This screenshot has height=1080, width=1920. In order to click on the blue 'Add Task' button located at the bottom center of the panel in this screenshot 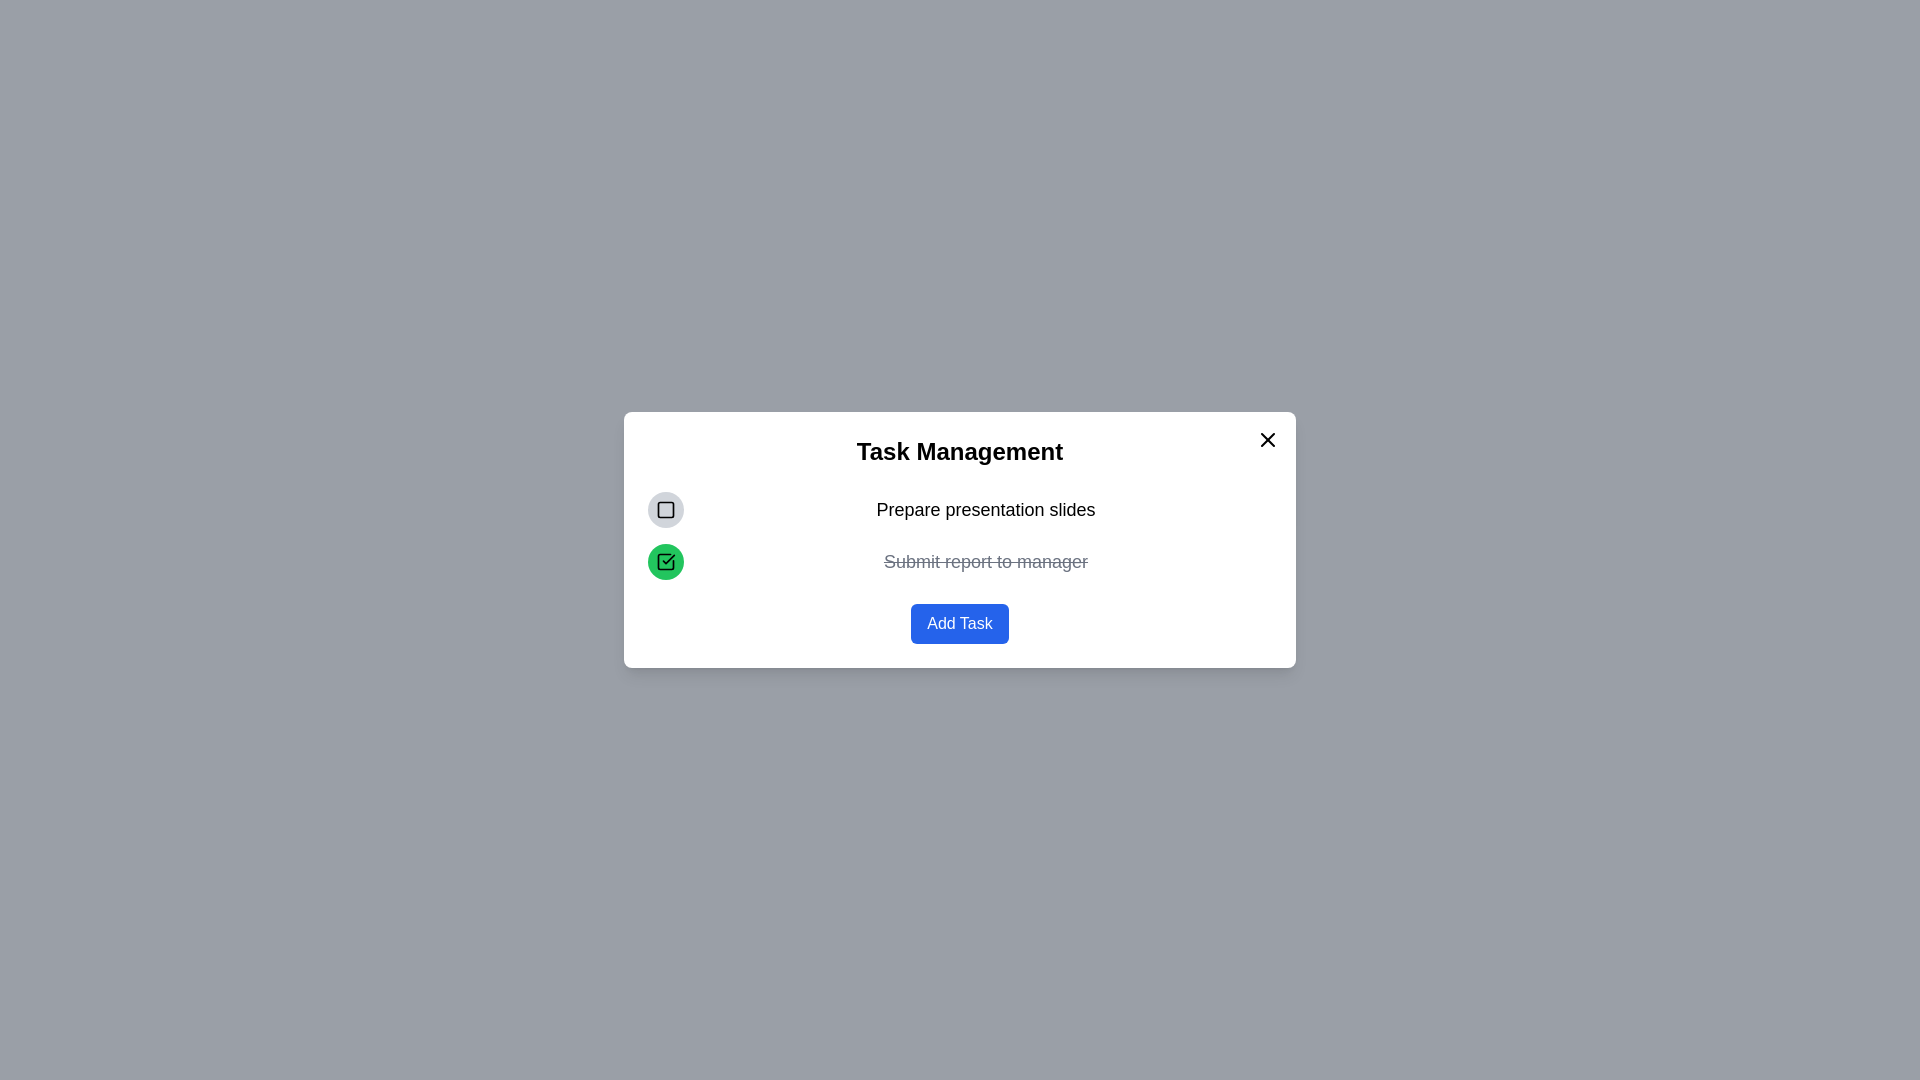, I will do `click(960, 623)`.